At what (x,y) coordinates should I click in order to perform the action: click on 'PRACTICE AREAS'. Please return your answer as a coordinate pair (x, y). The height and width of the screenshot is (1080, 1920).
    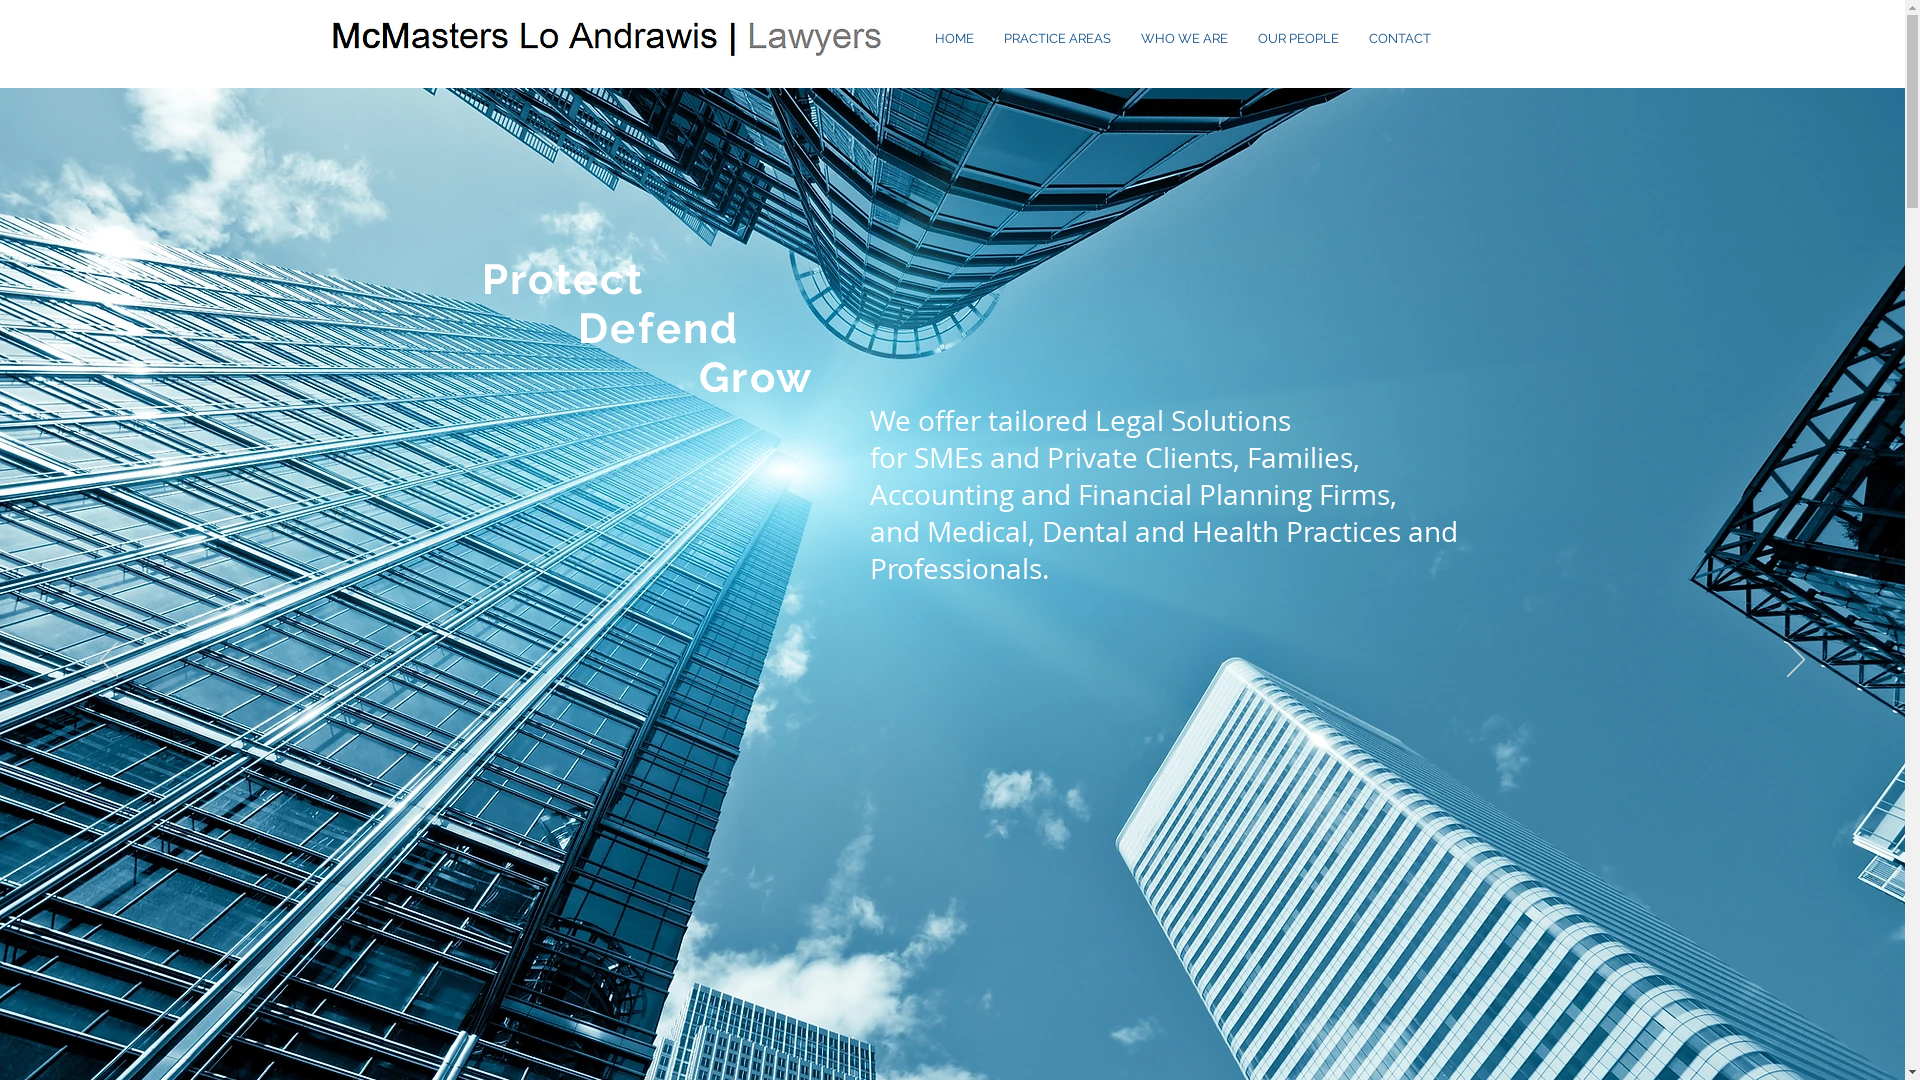
    Looking at the image, I should click on (988, 38).